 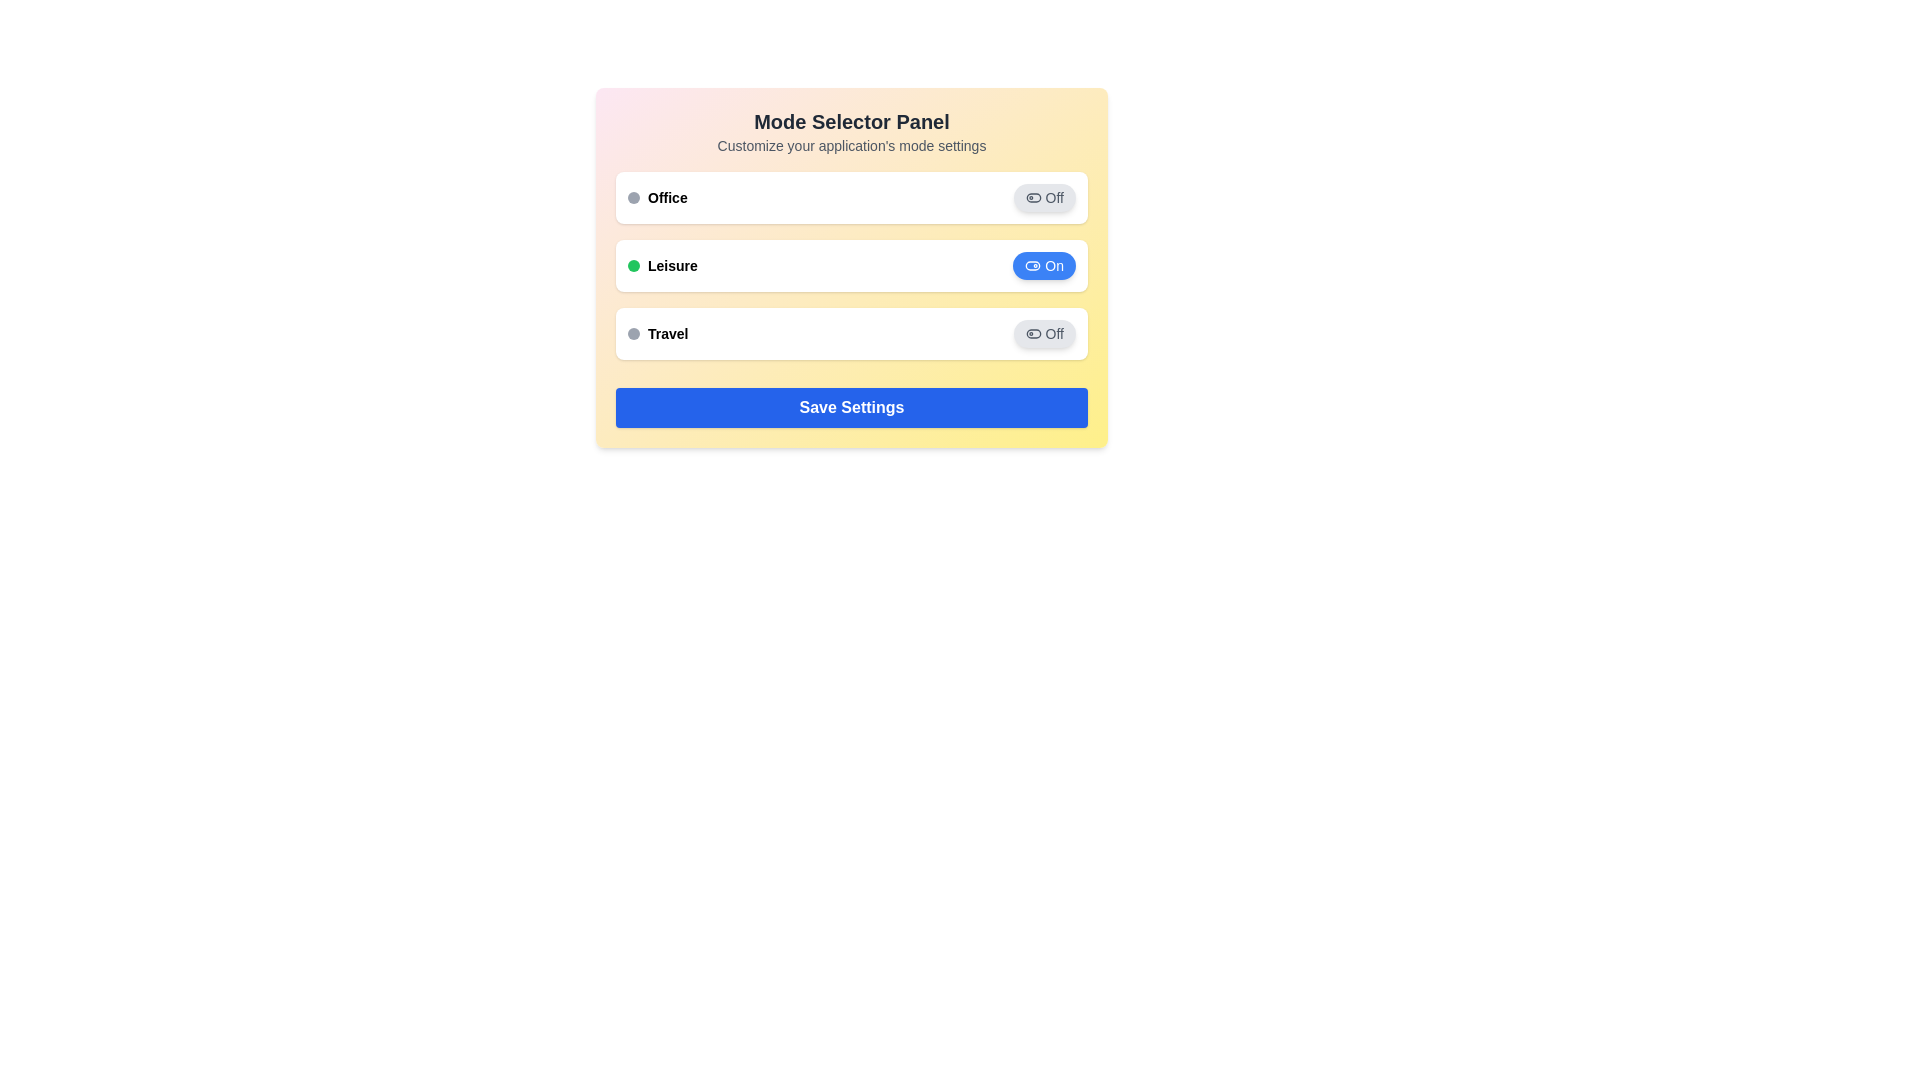 I want to click on 'Save Settings' button to save the current mode settings, so click(x=851, y=407).